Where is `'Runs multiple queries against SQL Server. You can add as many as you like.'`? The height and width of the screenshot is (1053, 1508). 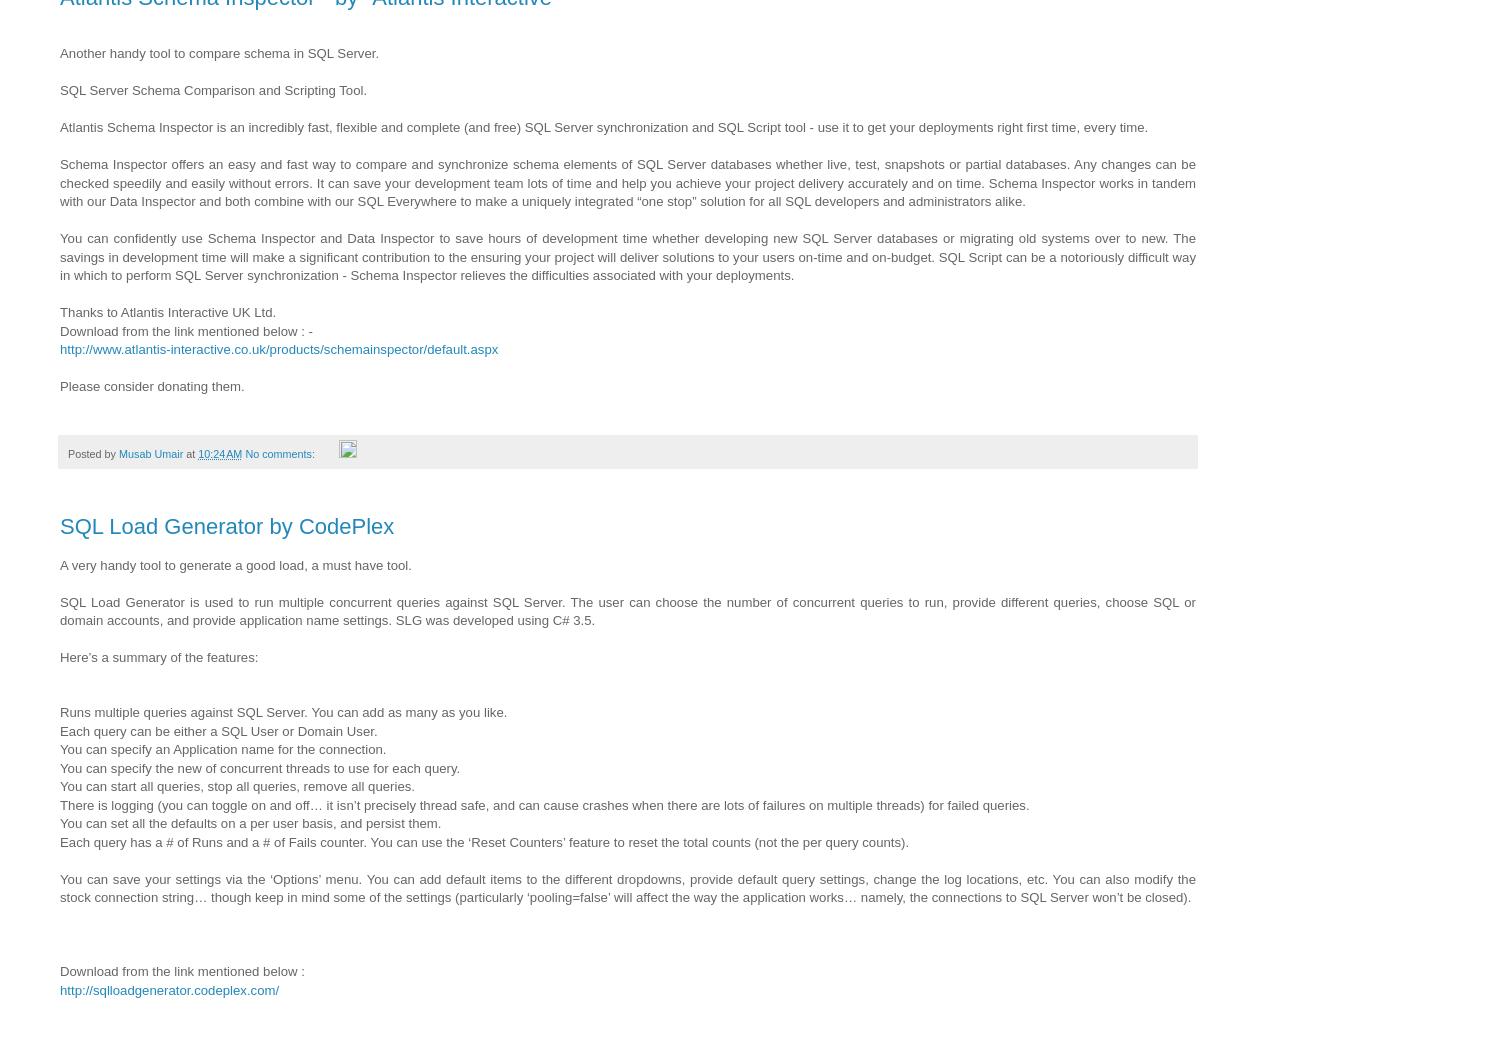
'Runs multiple queries against SQL Server. You can add as many as you like.' is located at coordinates (60, 712).